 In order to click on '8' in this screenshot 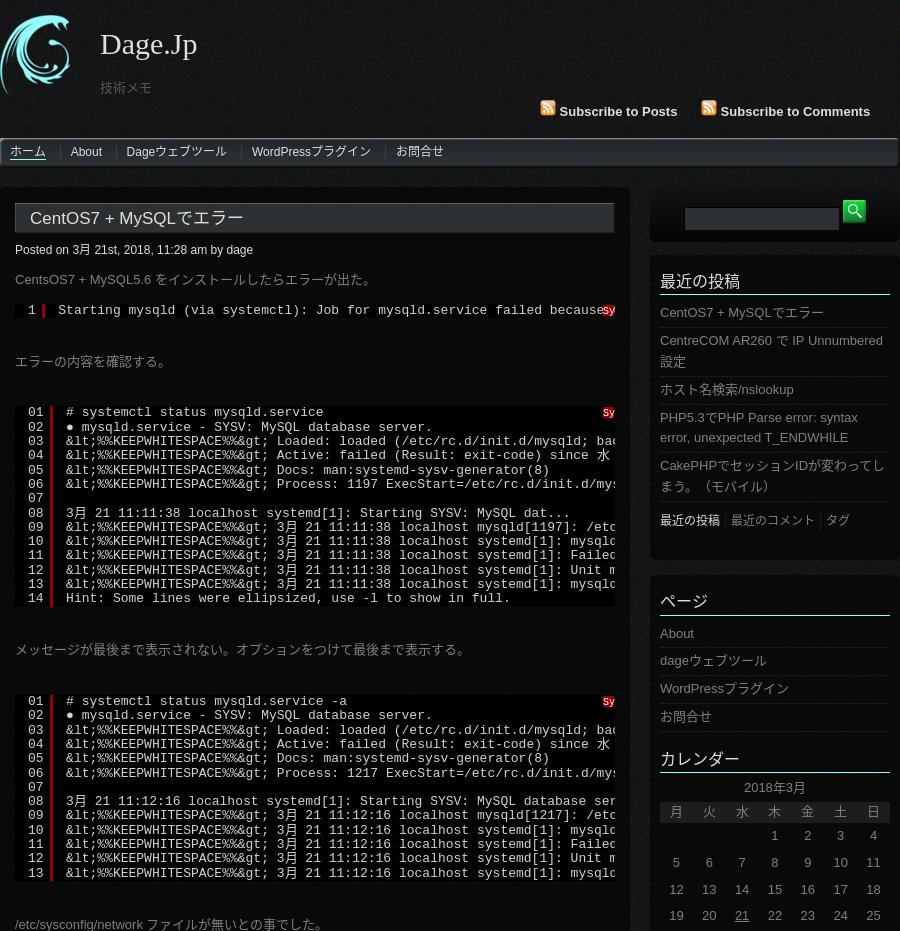, I will do `click(773, 860)`.